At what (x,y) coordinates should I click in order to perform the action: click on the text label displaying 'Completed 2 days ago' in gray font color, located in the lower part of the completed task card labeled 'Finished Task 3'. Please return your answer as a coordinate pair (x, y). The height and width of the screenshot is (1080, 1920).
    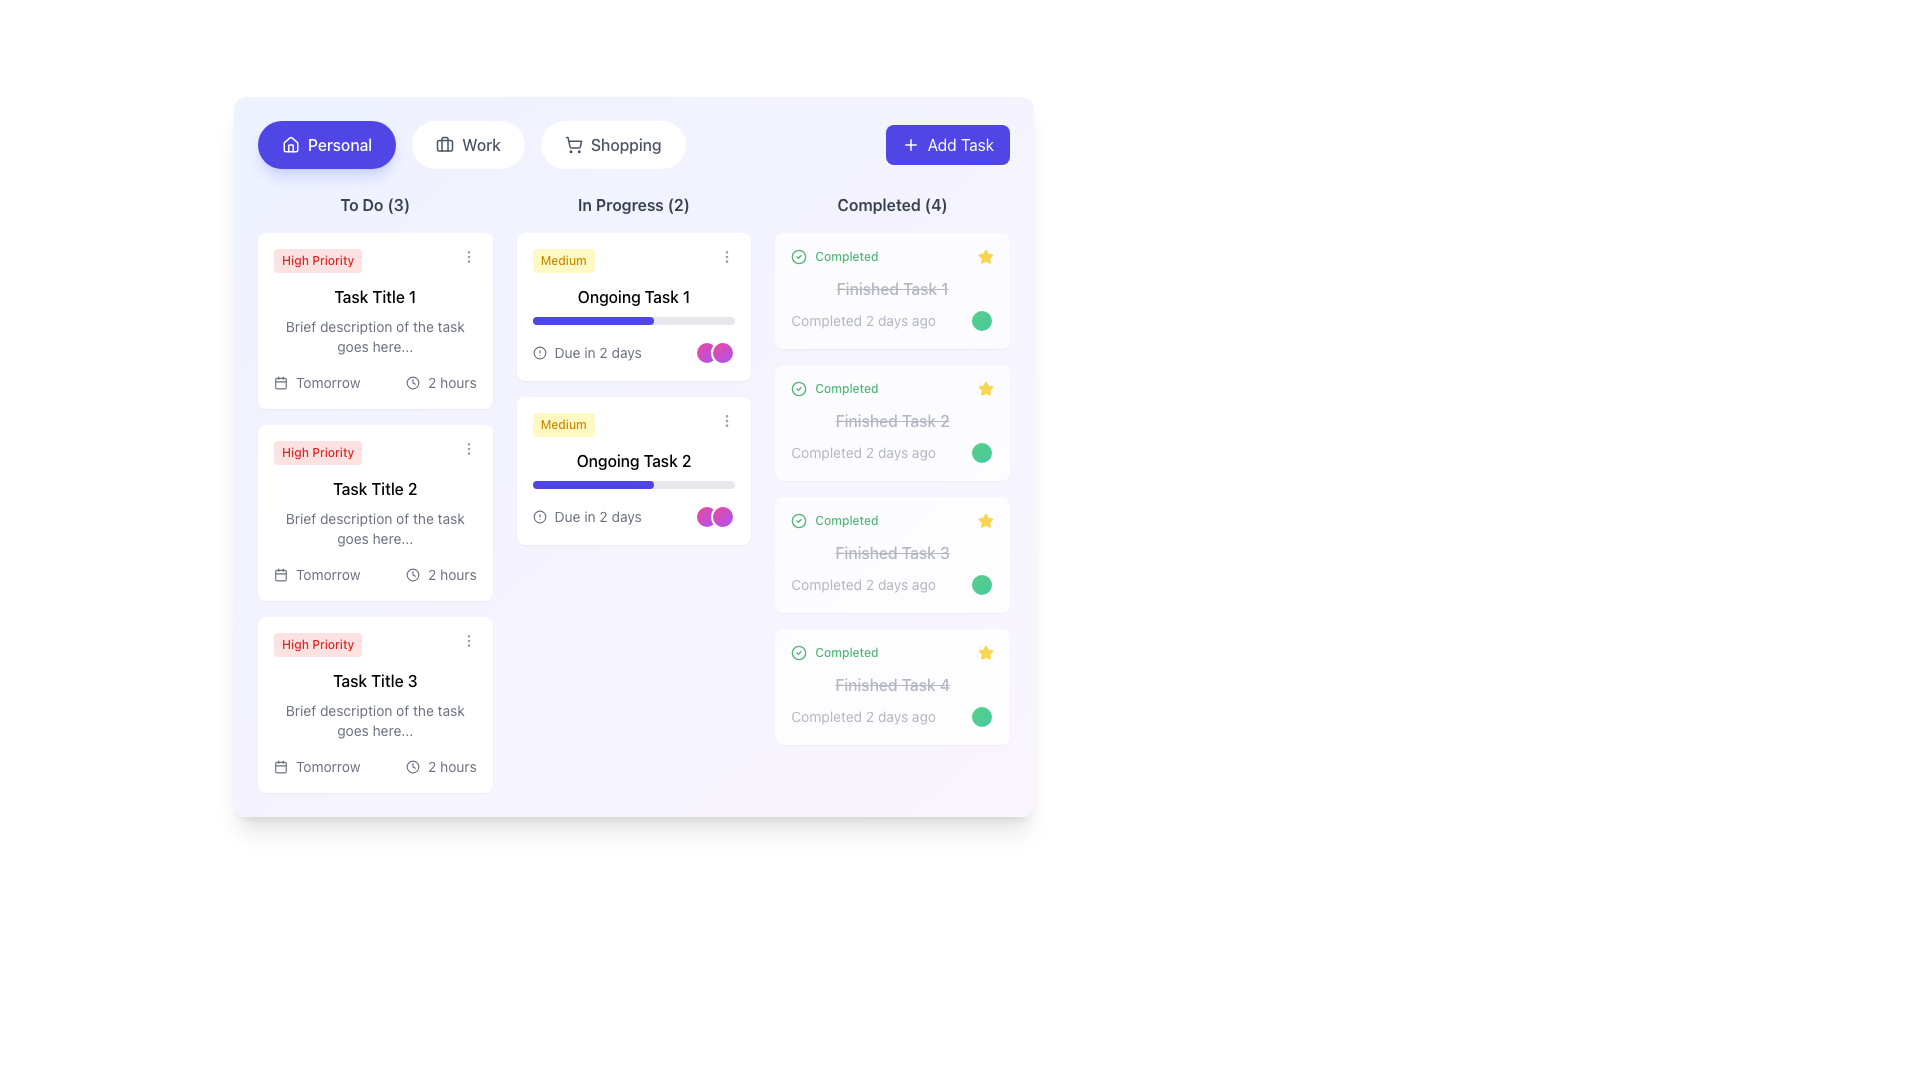
    Looking at the image, I should click on (863, 585).